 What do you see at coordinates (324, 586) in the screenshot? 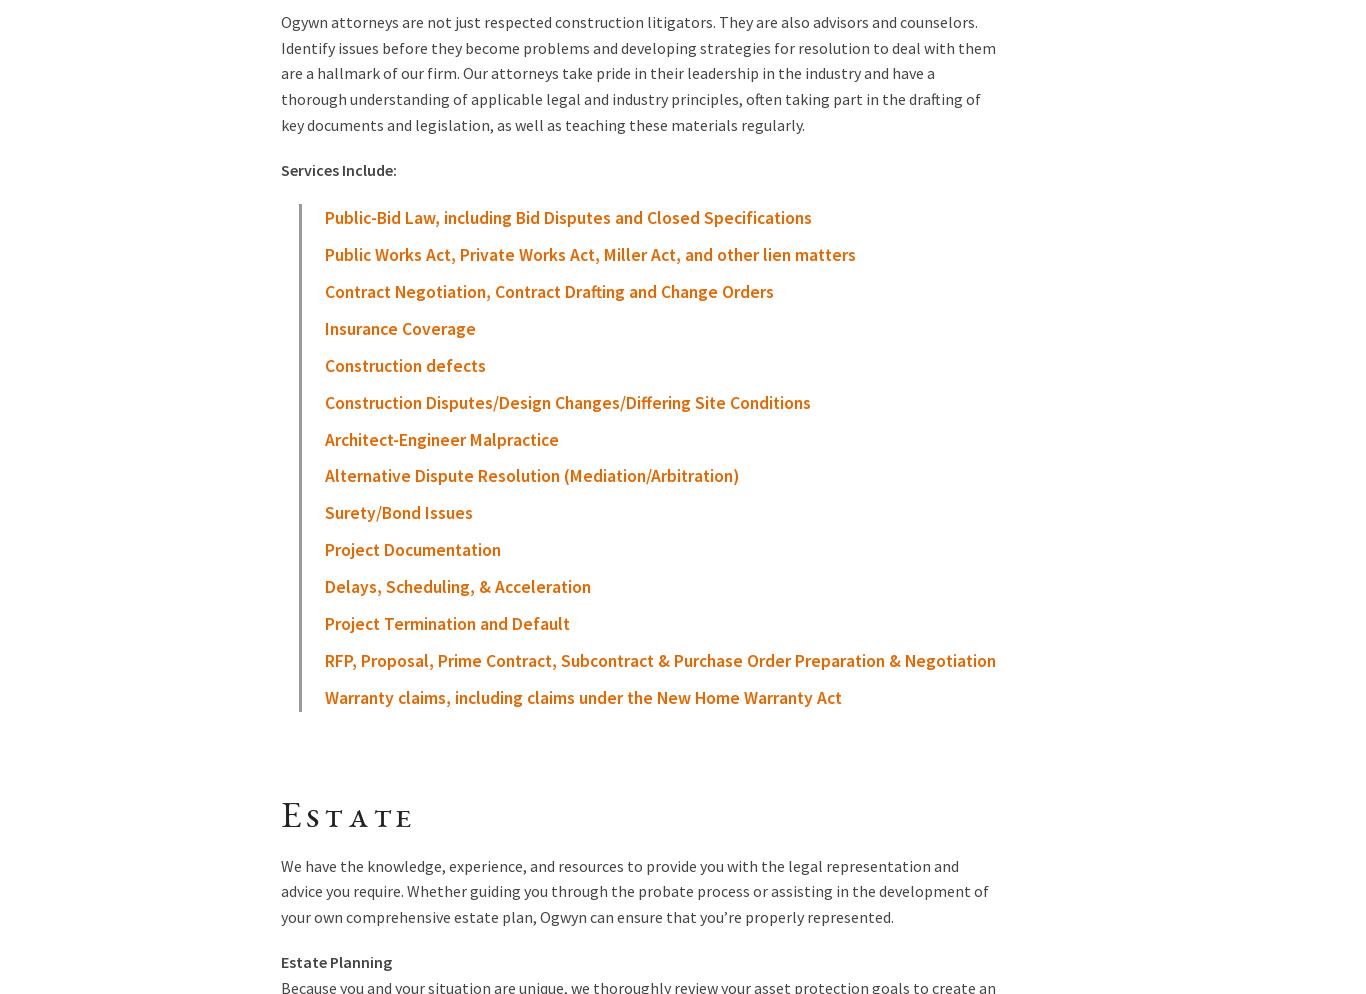
I see `'Delays, Scheduling, & Acceleration'` at bounding box center [324, 586].